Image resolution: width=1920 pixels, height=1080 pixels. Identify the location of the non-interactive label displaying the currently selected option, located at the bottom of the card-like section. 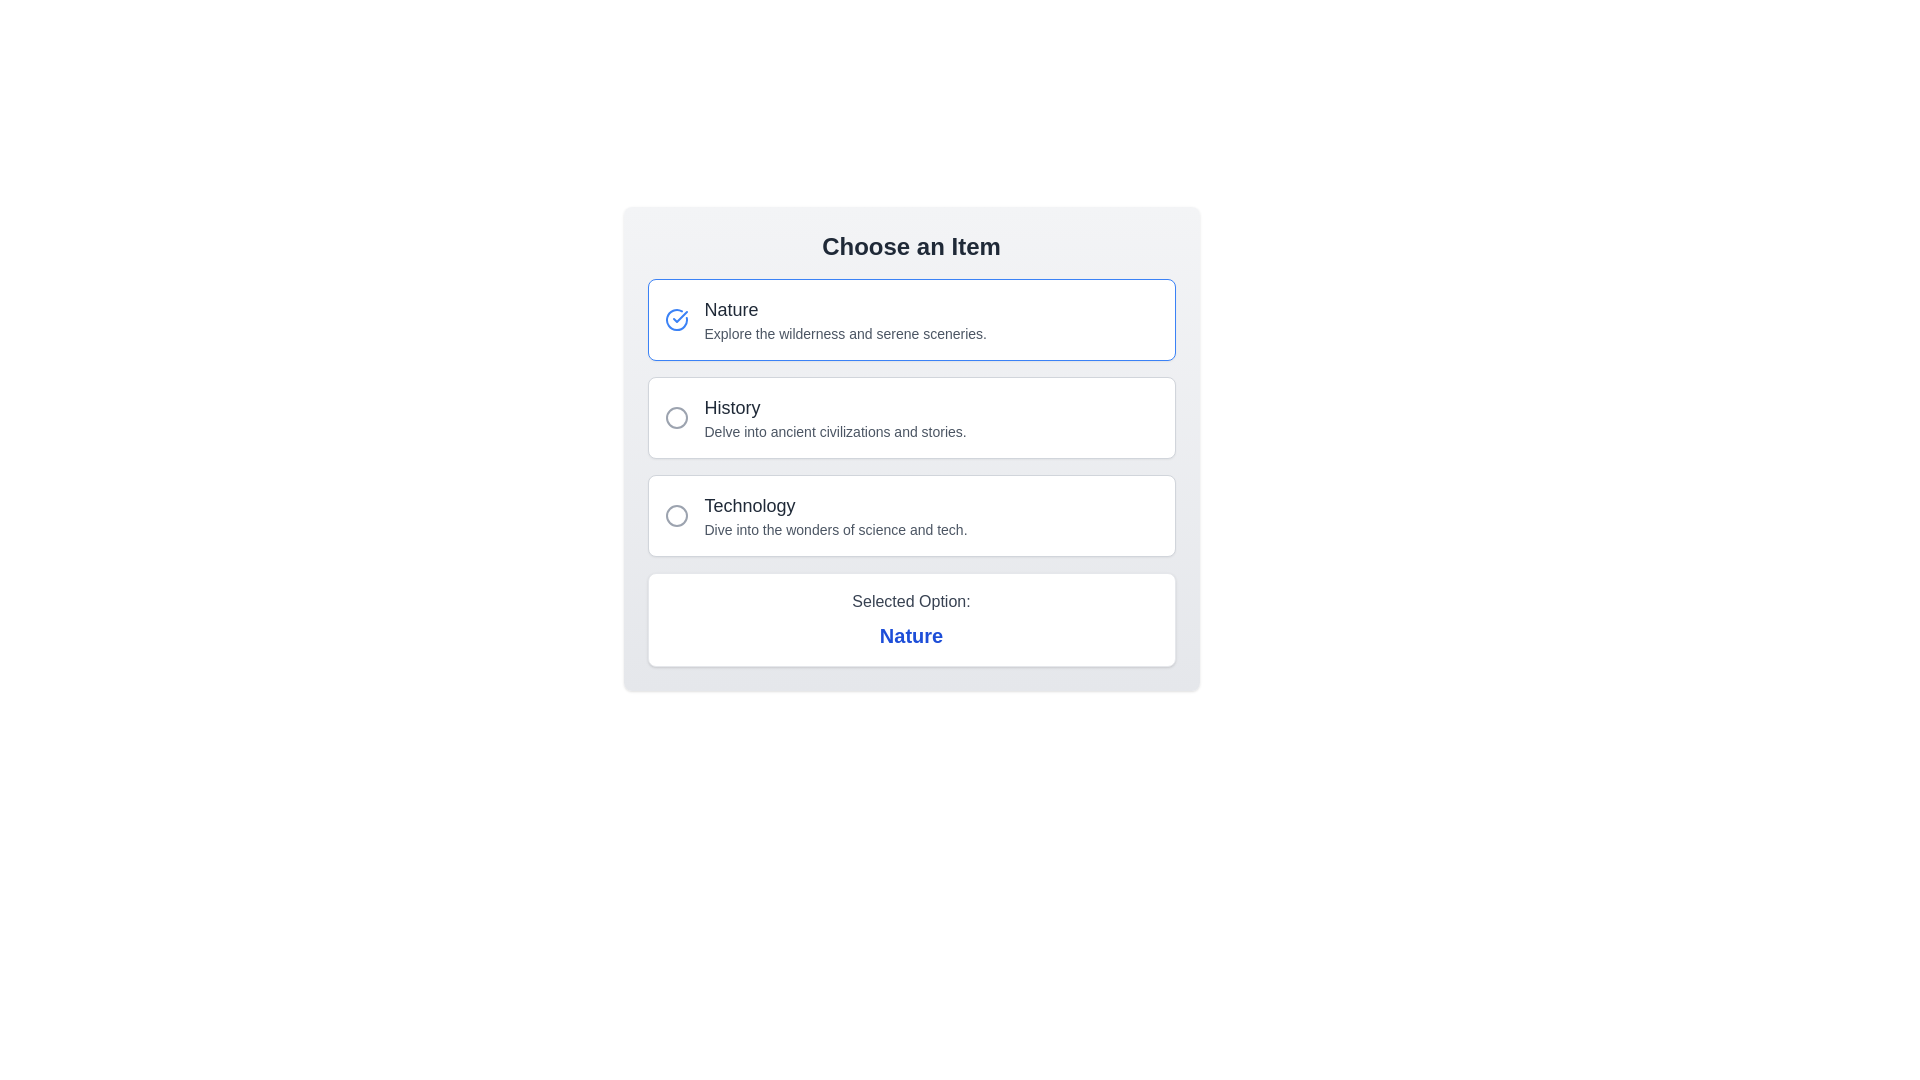
(910, 619).